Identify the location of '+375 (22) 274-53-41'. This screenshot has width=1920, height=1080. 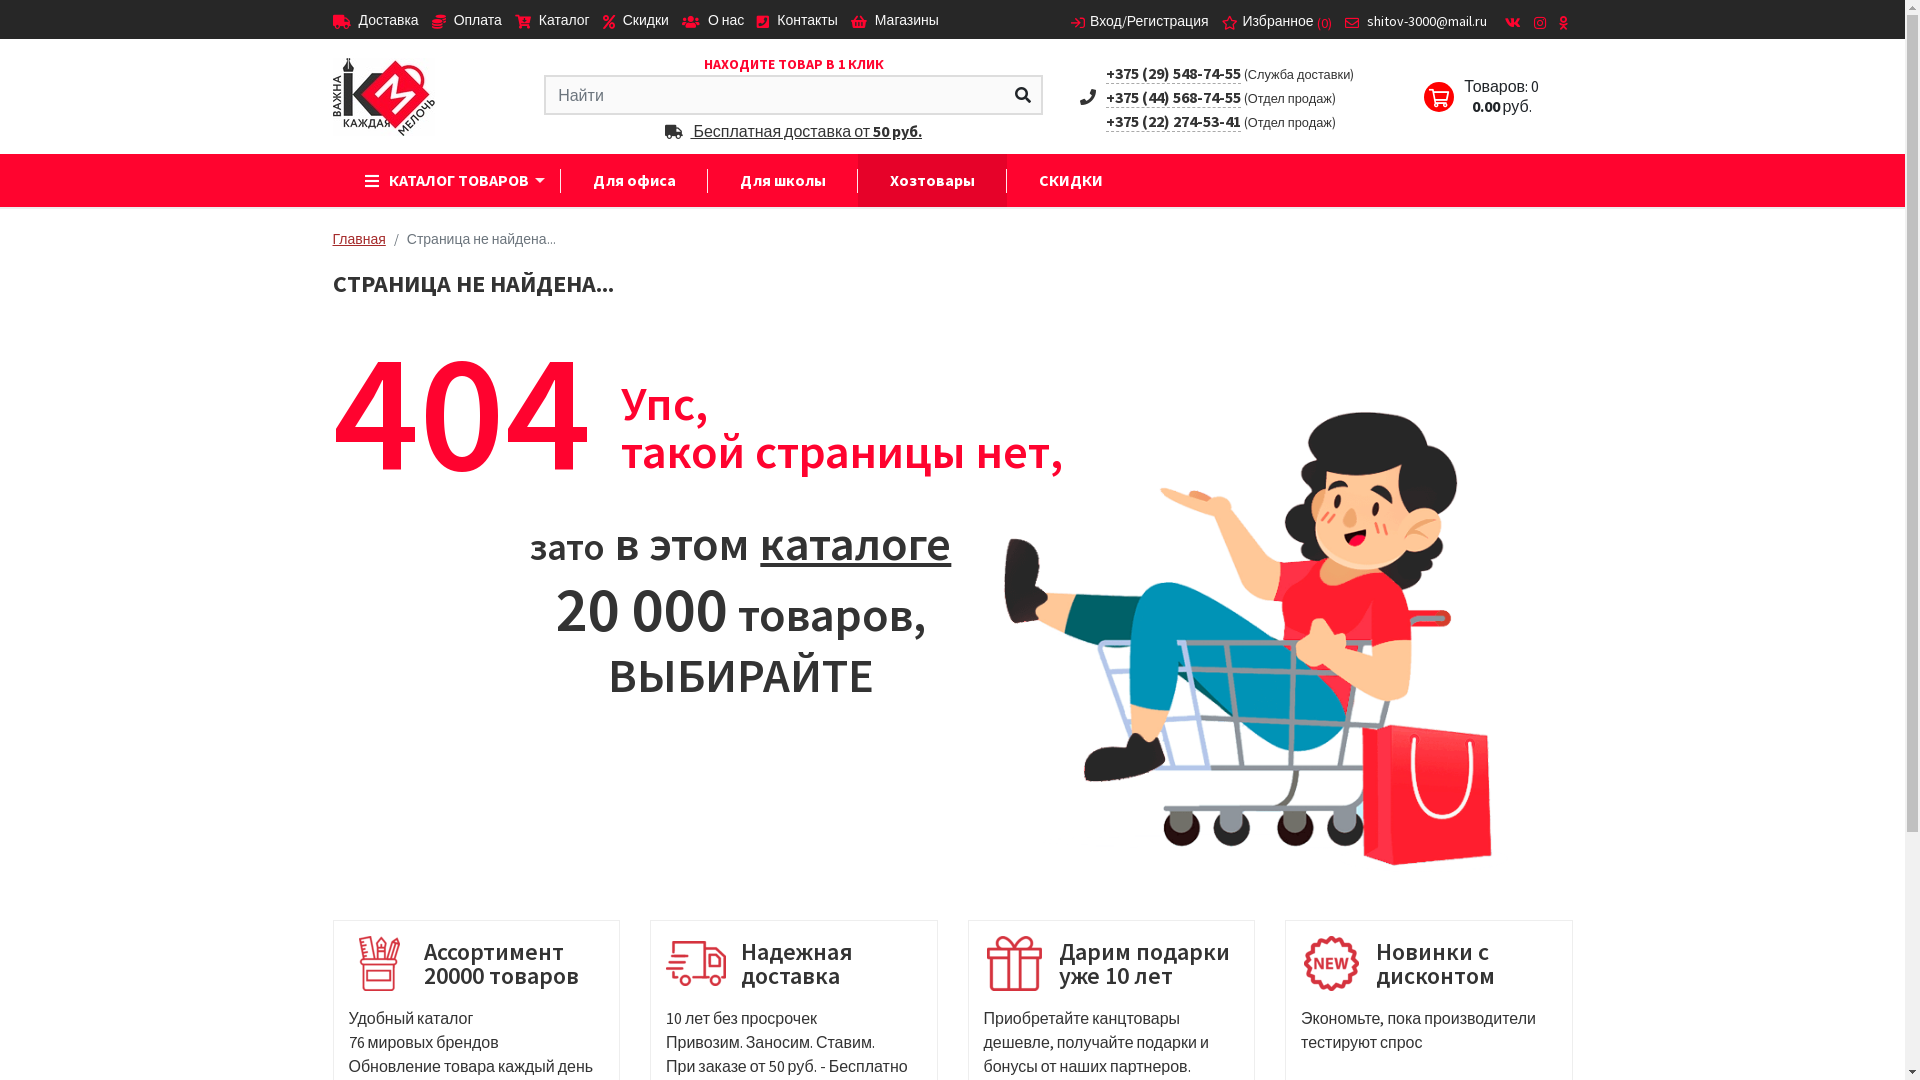
(1173, 120).